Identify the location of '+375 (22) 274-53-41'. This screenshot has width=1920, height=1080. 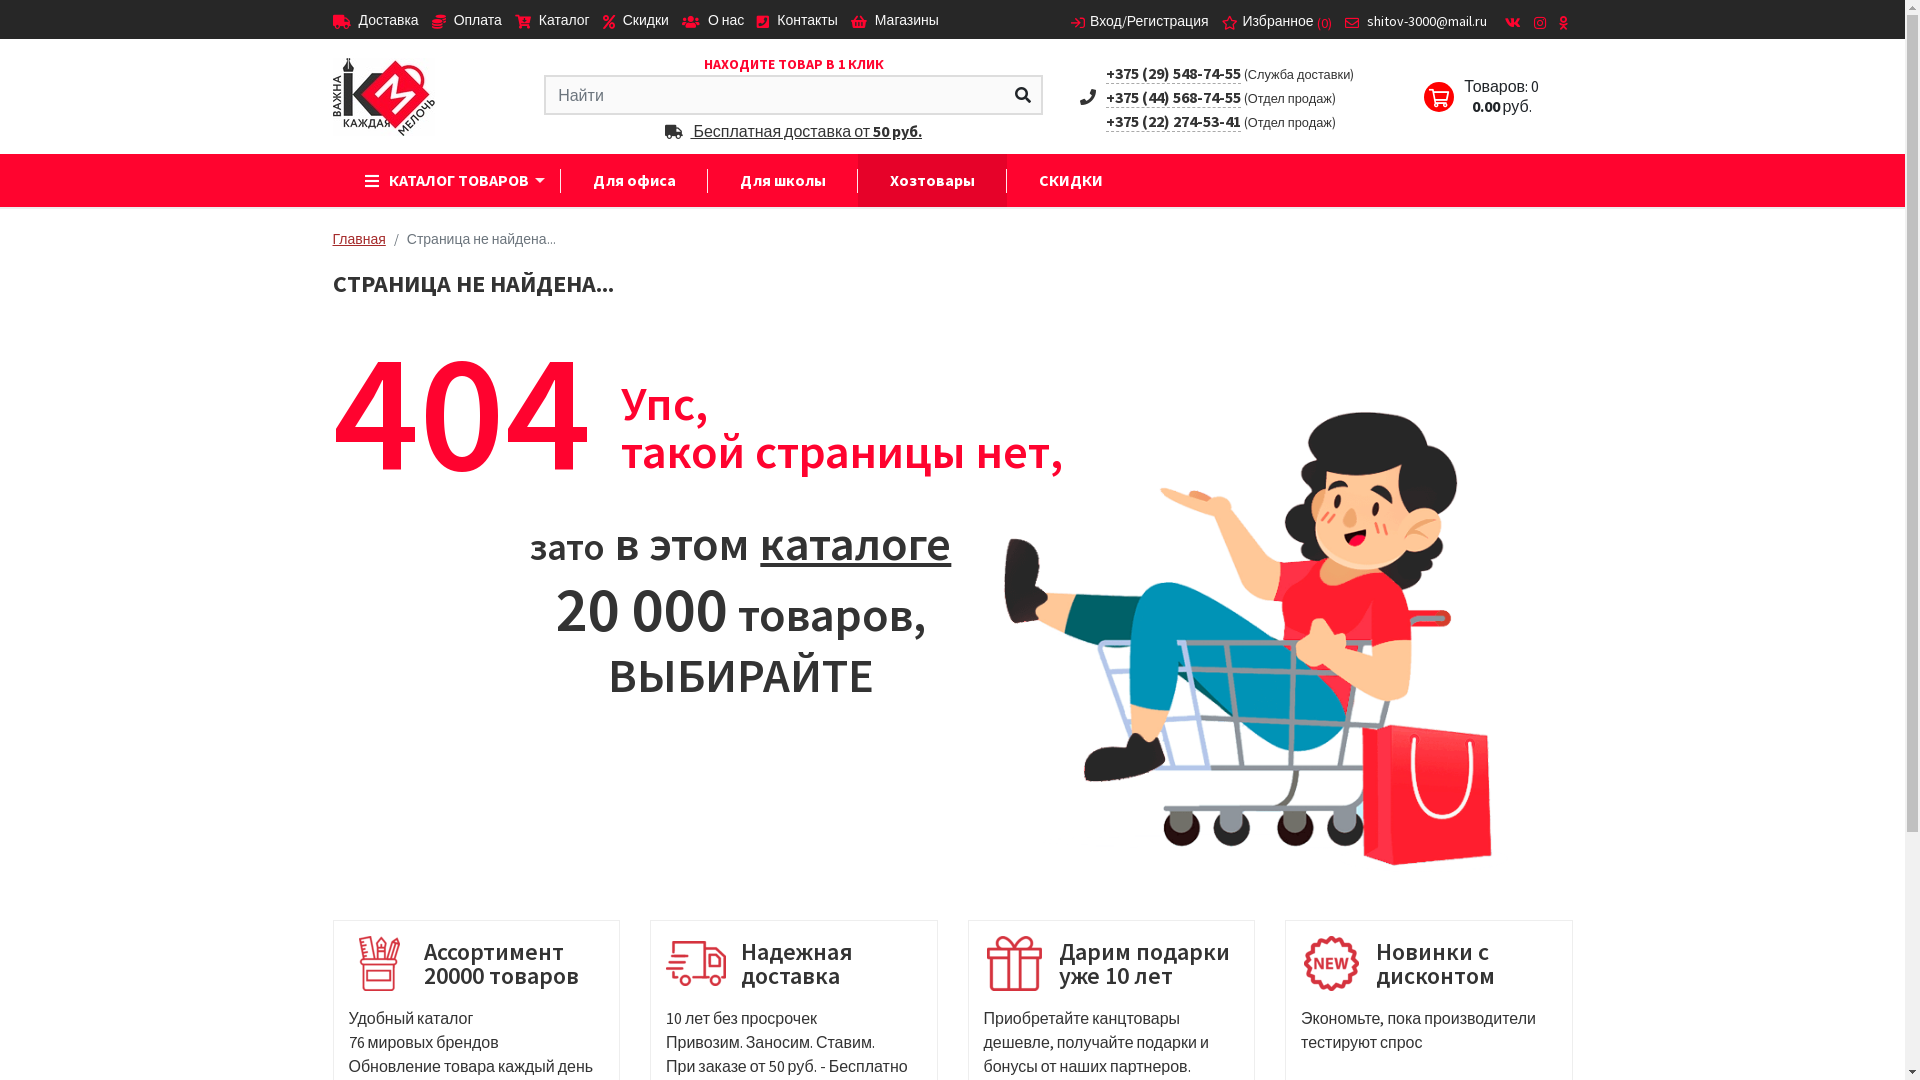
(1173, 120).